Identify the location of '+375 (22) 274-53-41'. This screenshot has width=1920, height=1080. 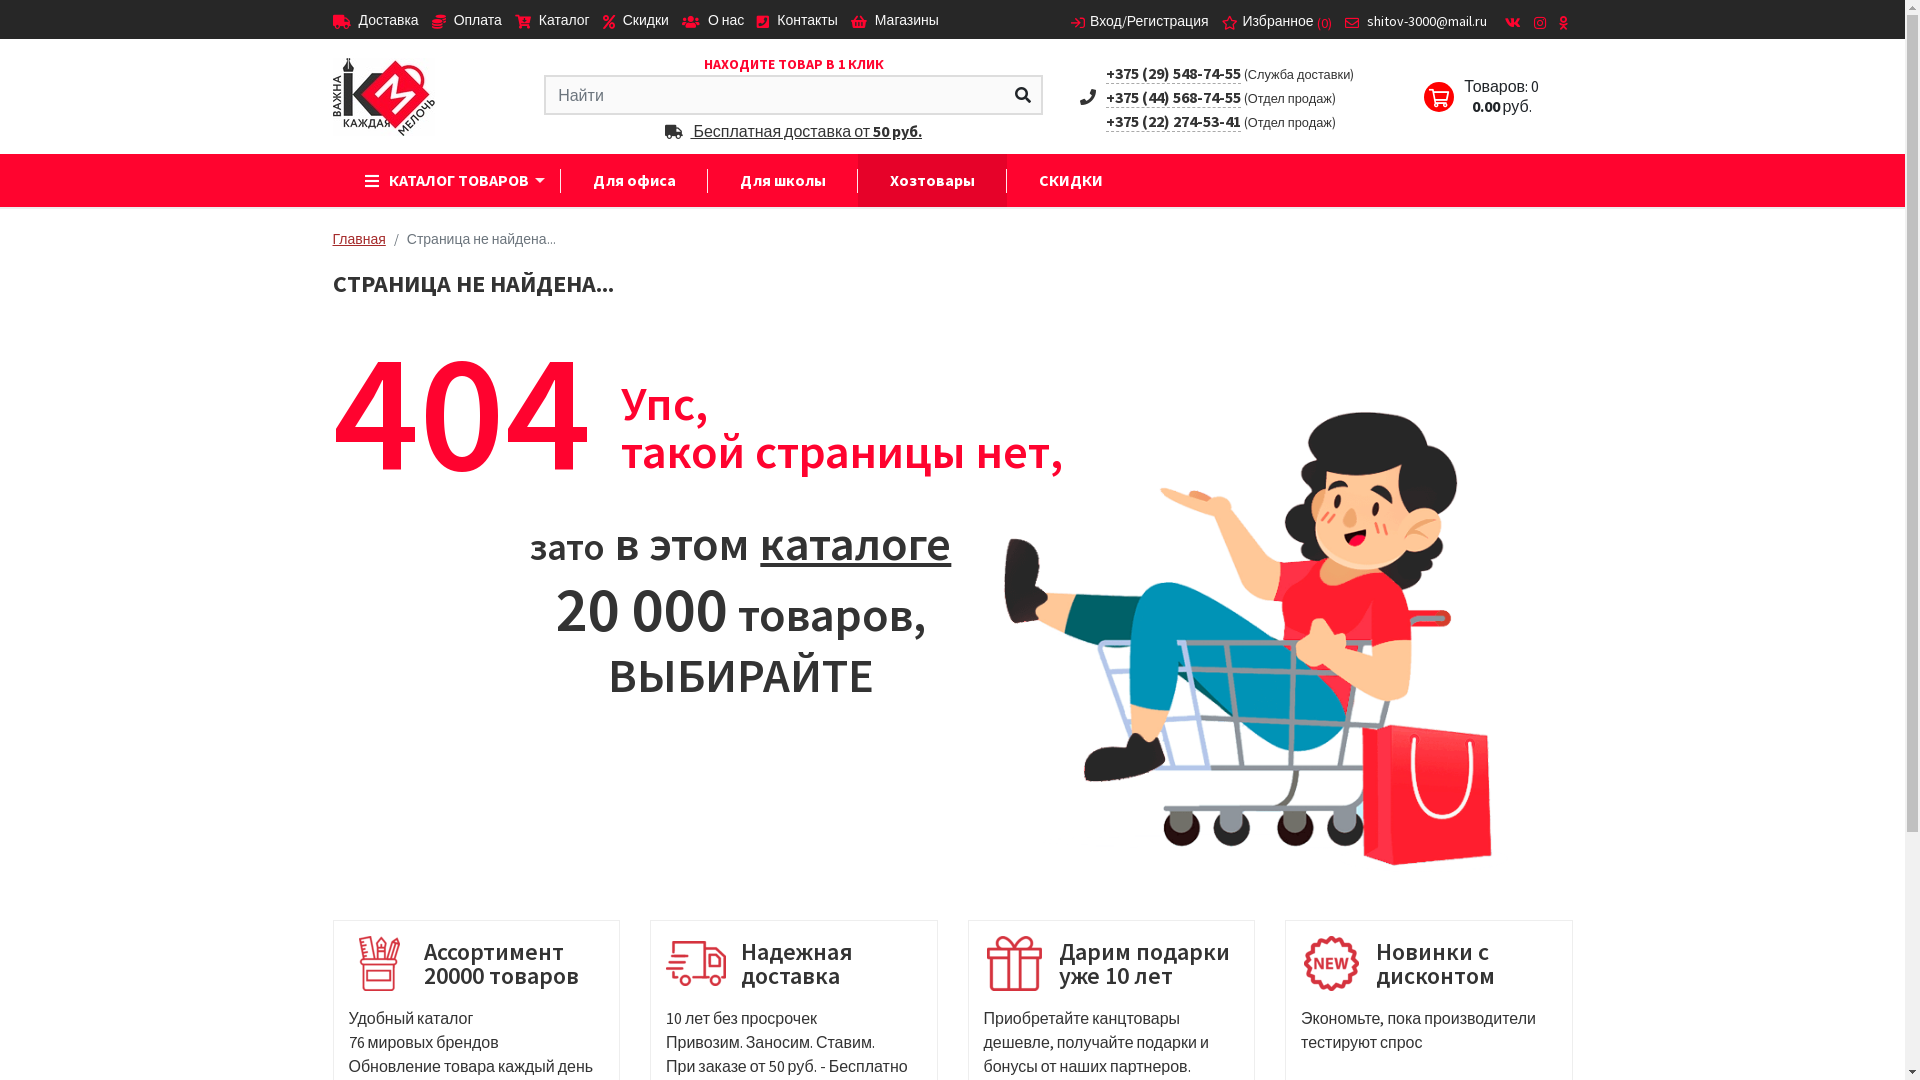
(1173, 120).